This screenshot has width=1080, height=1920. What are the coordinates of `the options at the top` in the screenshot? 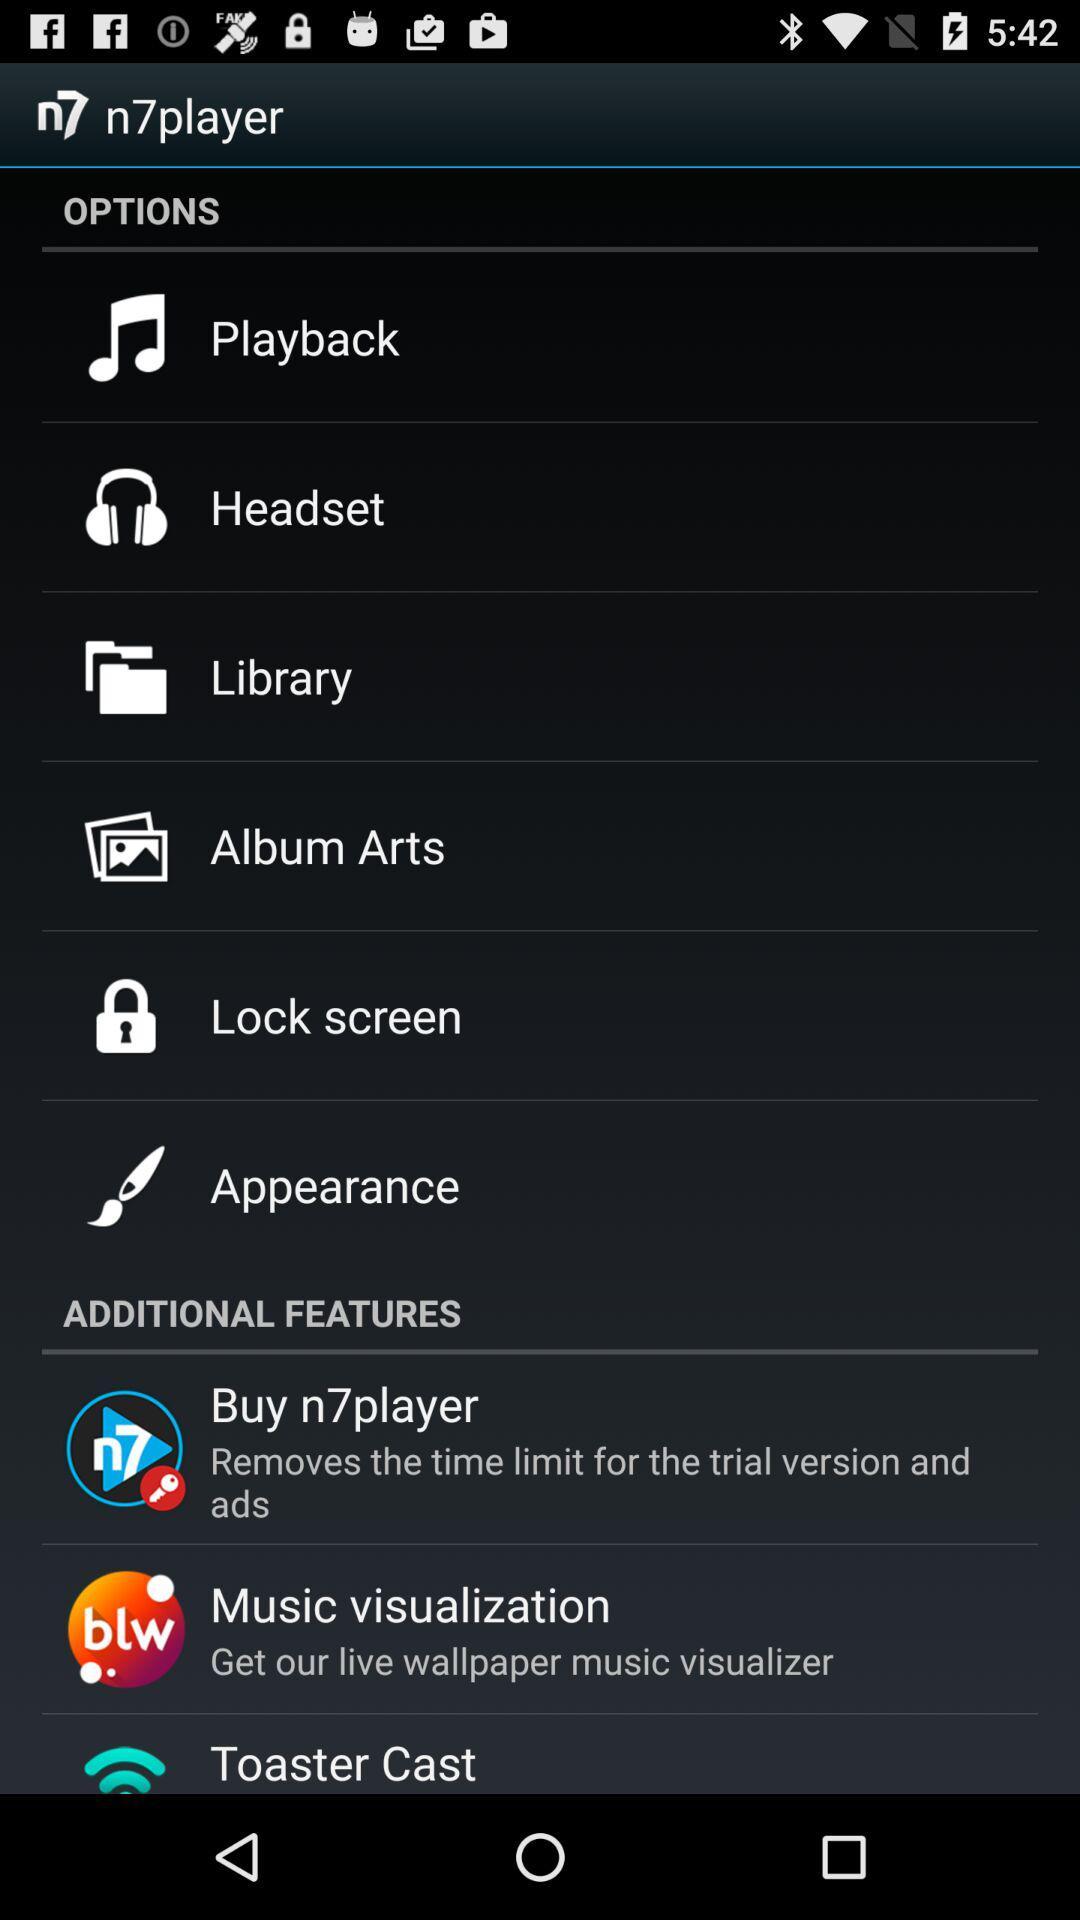 It's located at (540, 210).